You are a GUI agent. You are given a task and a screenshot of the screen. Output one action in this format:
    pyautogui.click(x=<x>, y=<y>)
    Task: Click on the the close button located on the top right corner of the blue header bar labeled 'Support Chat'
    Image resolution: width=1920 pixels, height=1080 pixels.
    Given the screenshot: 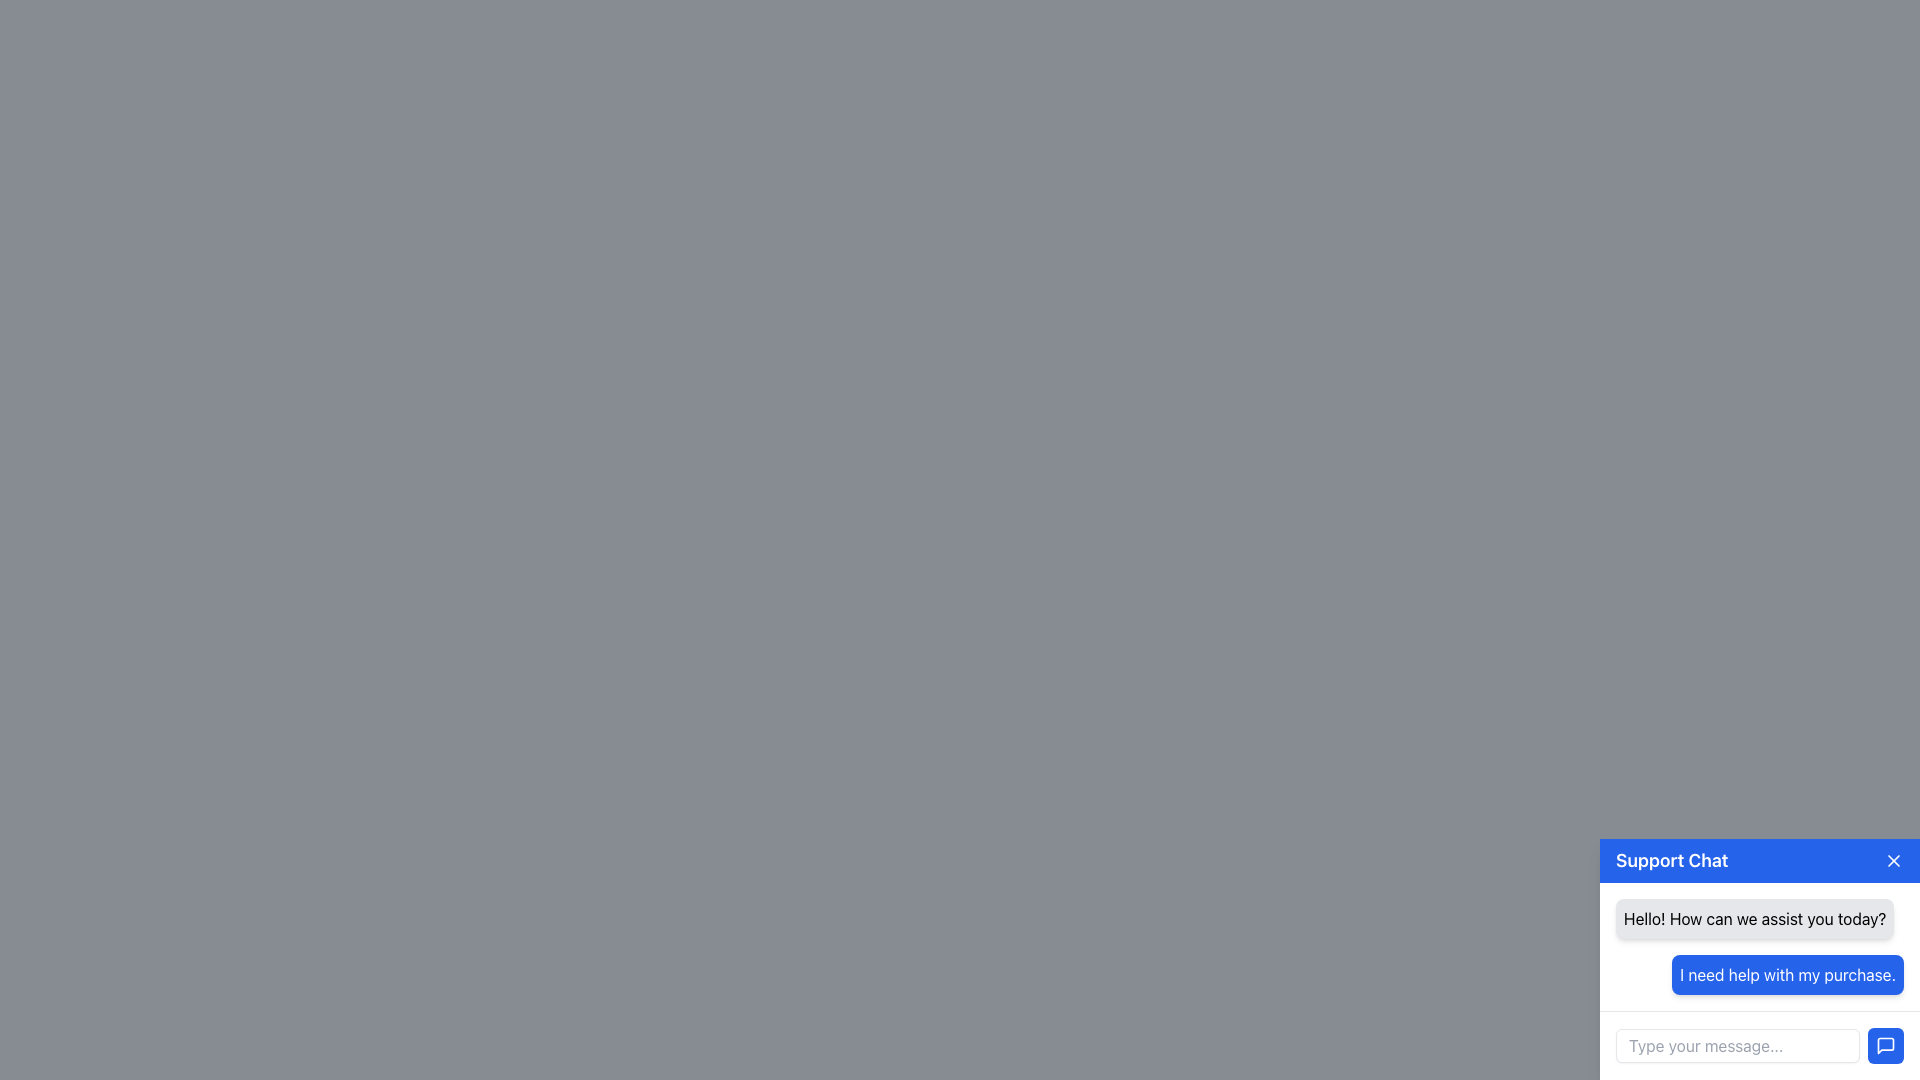 What is the action you would take?
    pyautogui.click(x=1893, y=859)
    